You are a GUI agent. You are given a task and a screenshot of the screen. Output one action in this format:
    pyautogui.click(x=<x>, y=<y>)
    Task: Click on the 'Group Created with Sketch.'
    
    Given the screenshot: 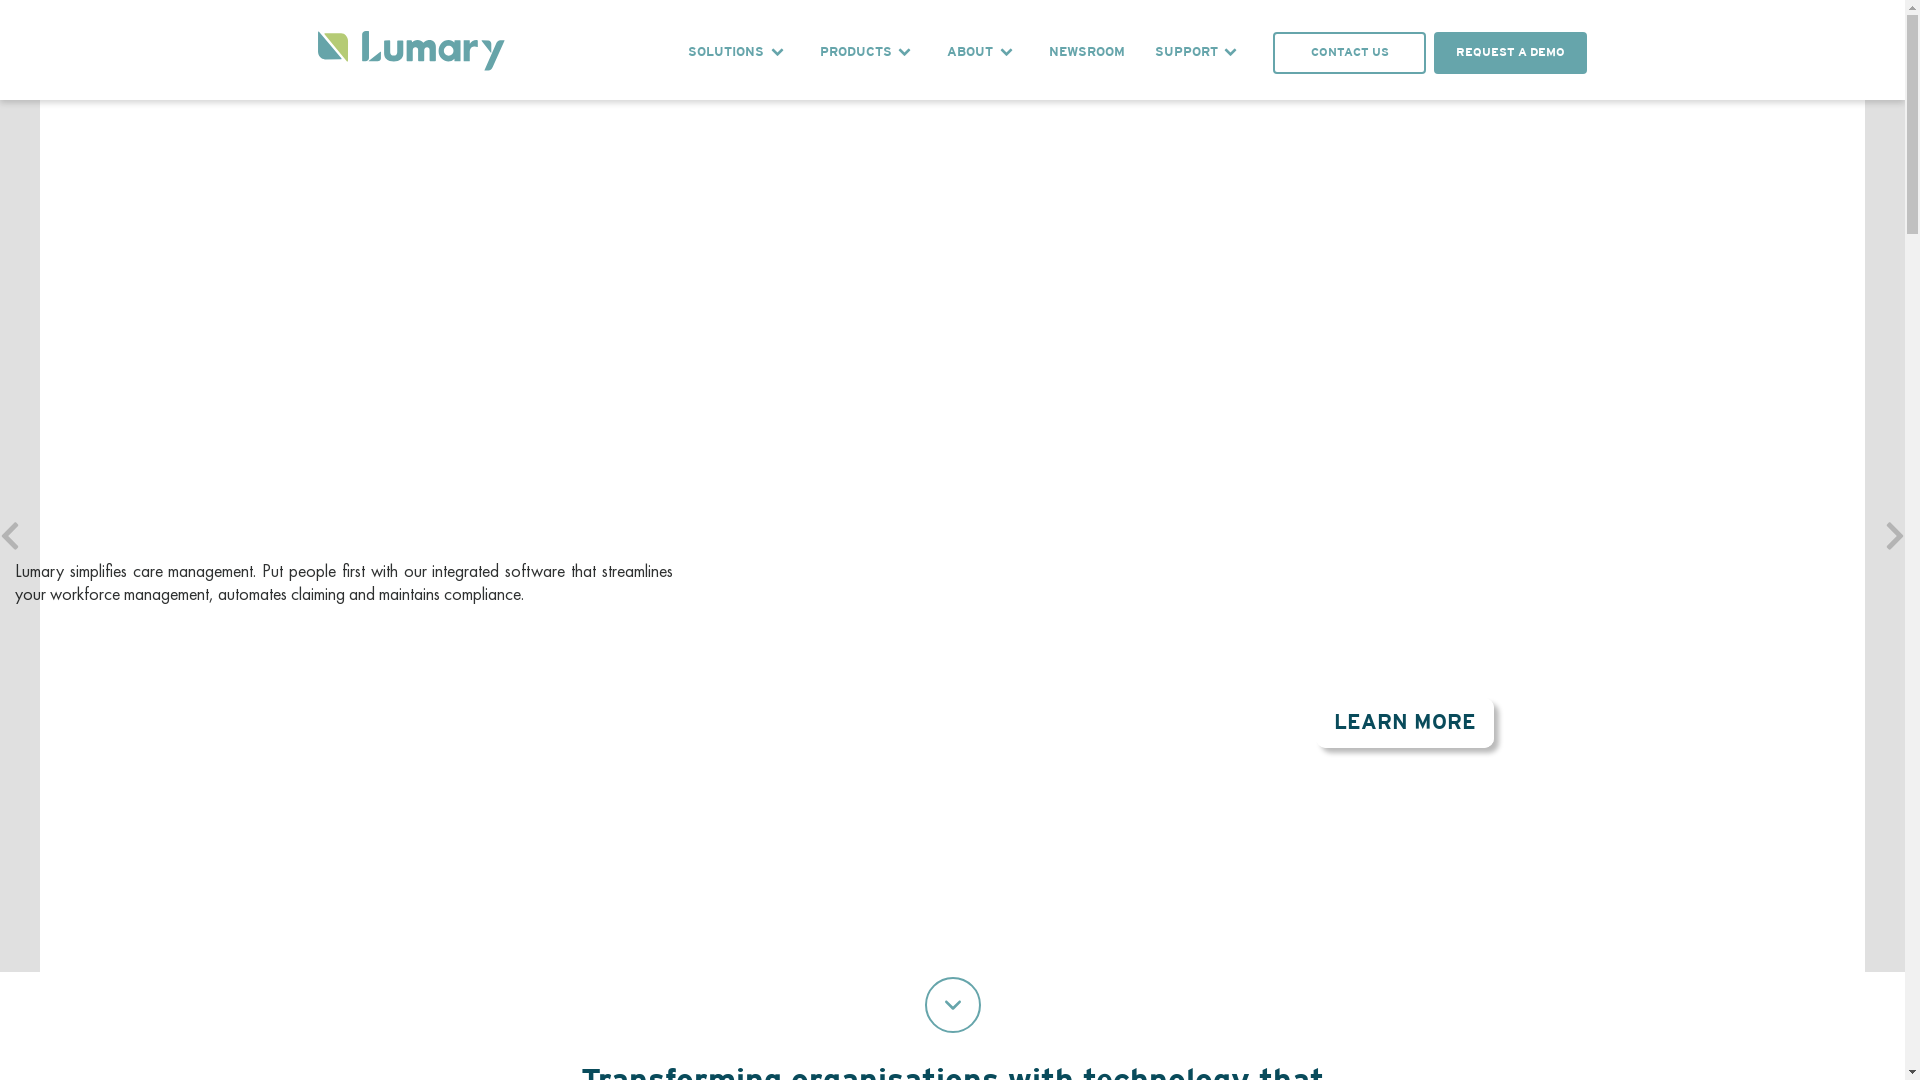 What is the action you would take?
    pyautogui.click(x=316, y=52)
    